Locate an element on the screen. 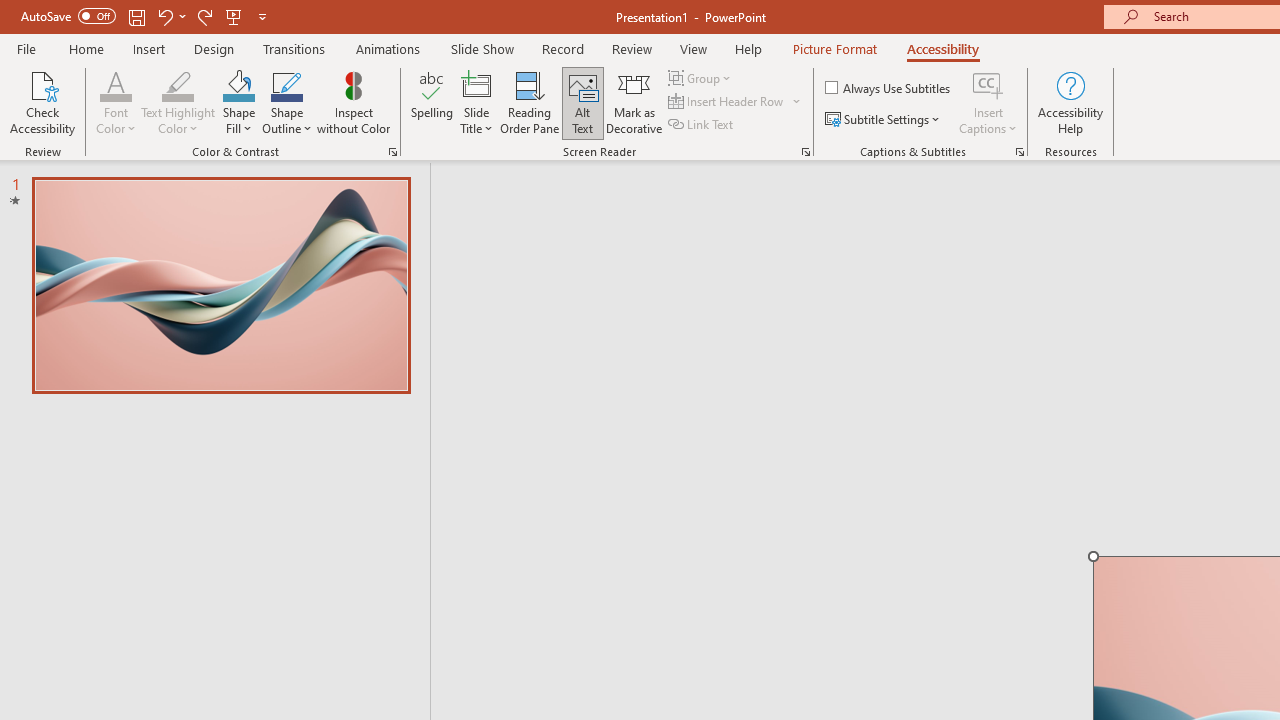 The height and width of the screenshot is (720, 1280). 'Mark as Decorative' is located at coordinates (633, 103).